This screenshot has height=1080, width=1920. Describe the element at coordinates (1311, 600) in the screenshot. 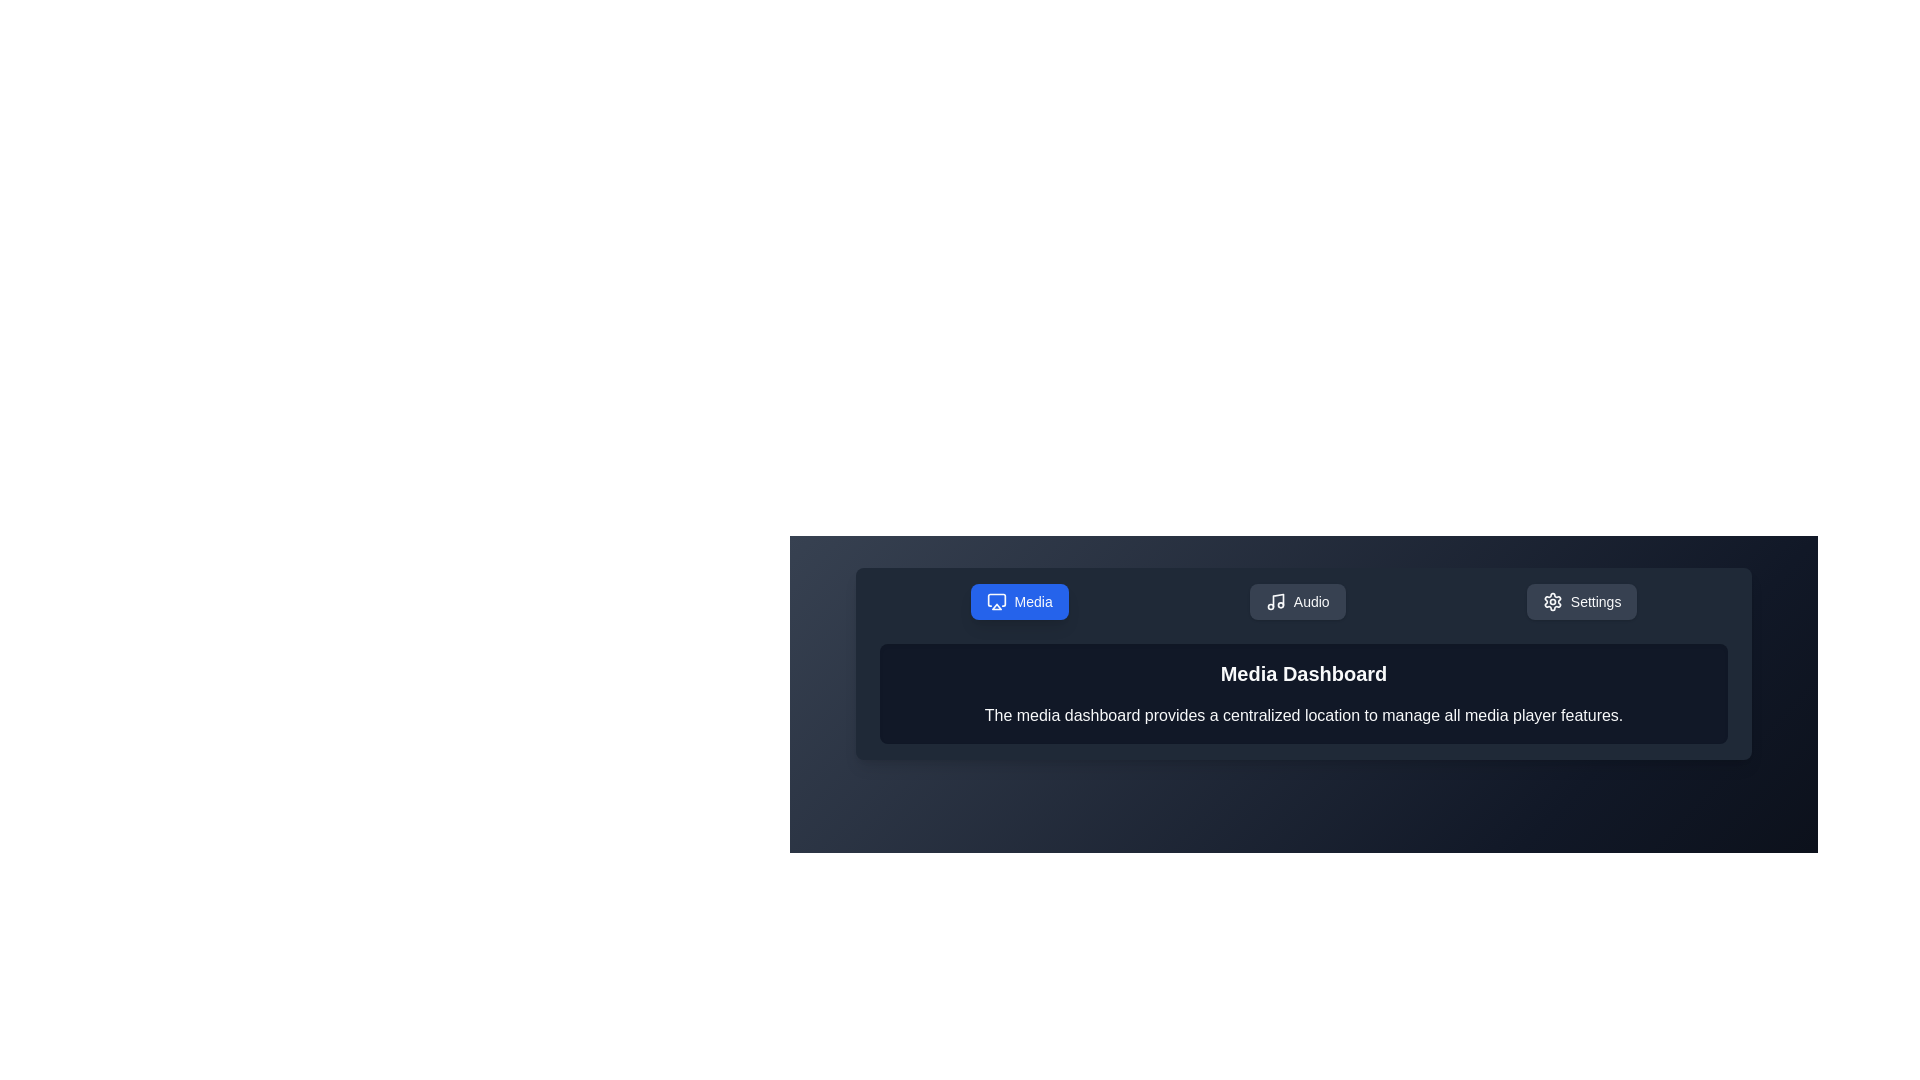

I see `the 'Audio' navigation button located in the horizontal navigation bar` at that location.